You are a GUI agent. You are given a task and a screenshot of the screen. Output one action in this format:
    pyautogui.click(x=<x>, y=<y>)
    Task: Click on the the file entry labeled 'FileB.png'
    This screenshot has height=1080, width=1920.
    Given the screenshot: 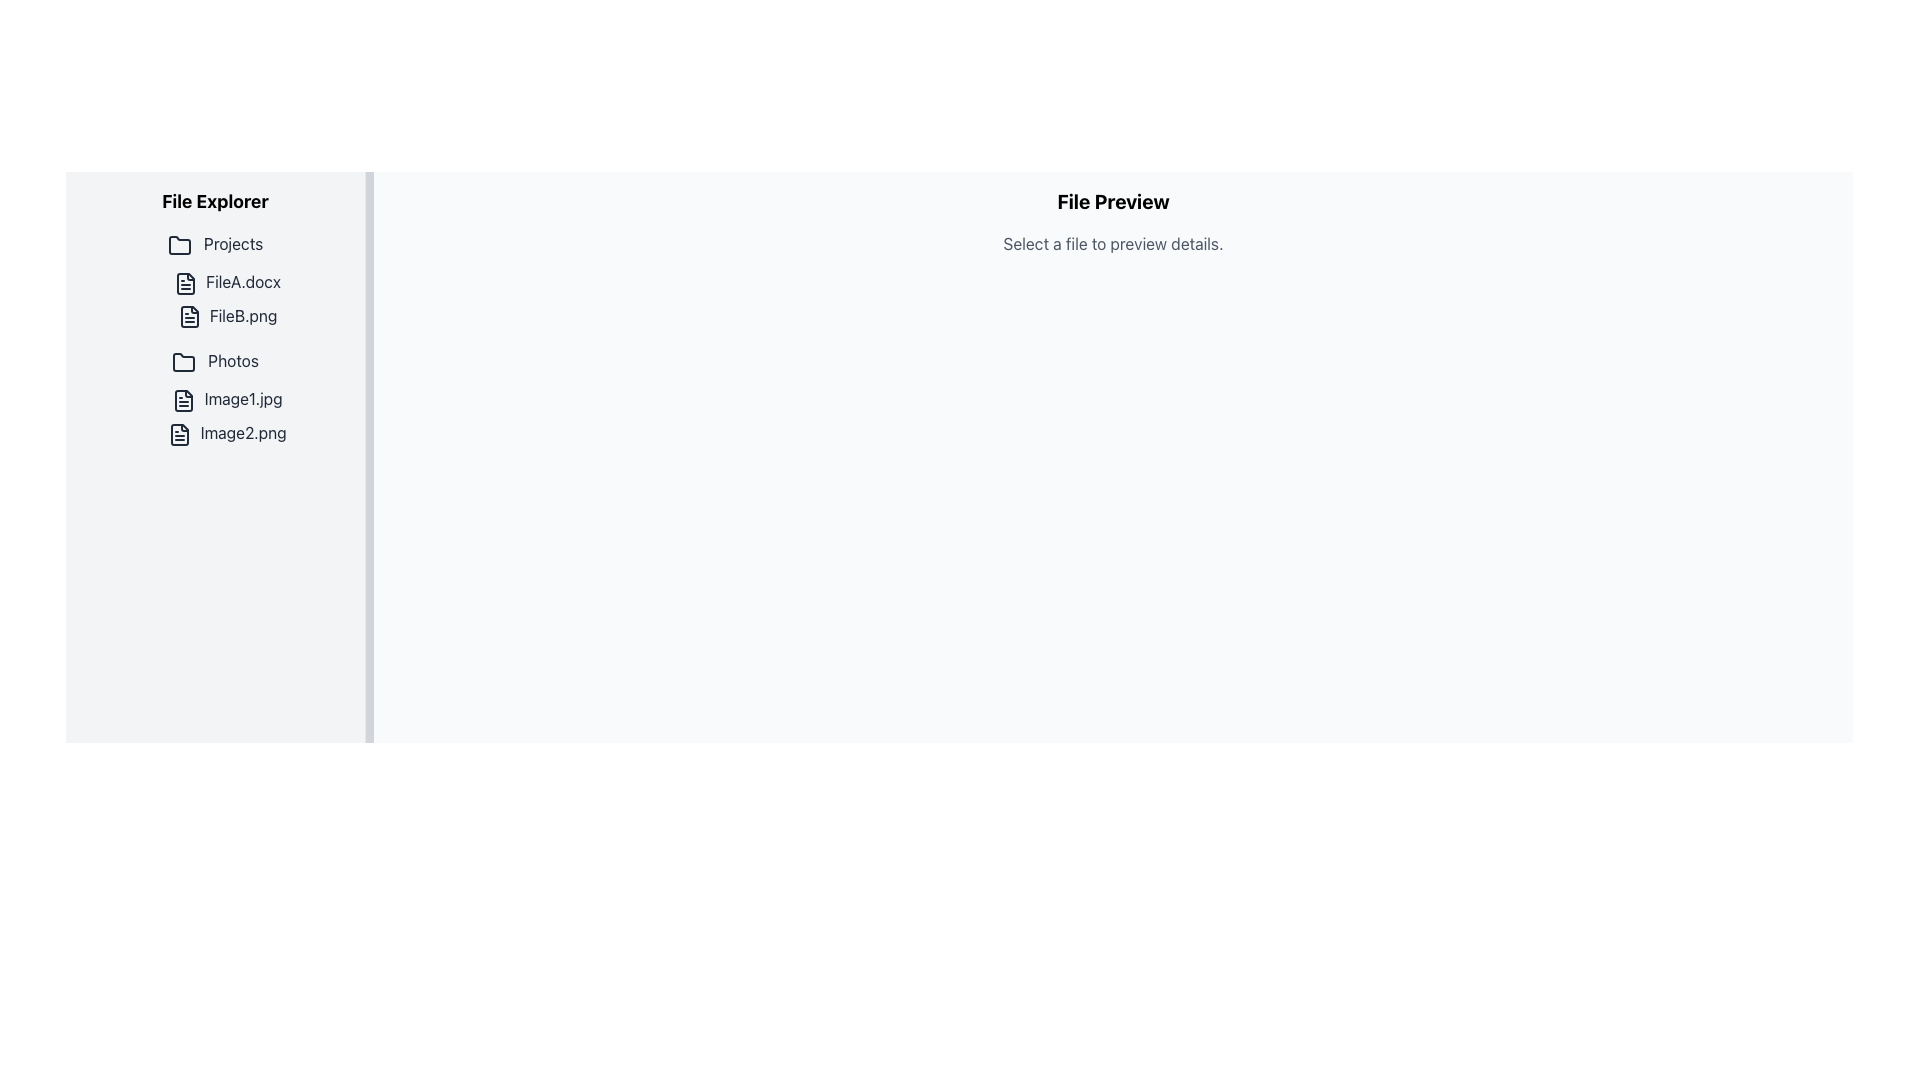 What is the action you would take?
    pyautogui.click(x=227, y=315)
    